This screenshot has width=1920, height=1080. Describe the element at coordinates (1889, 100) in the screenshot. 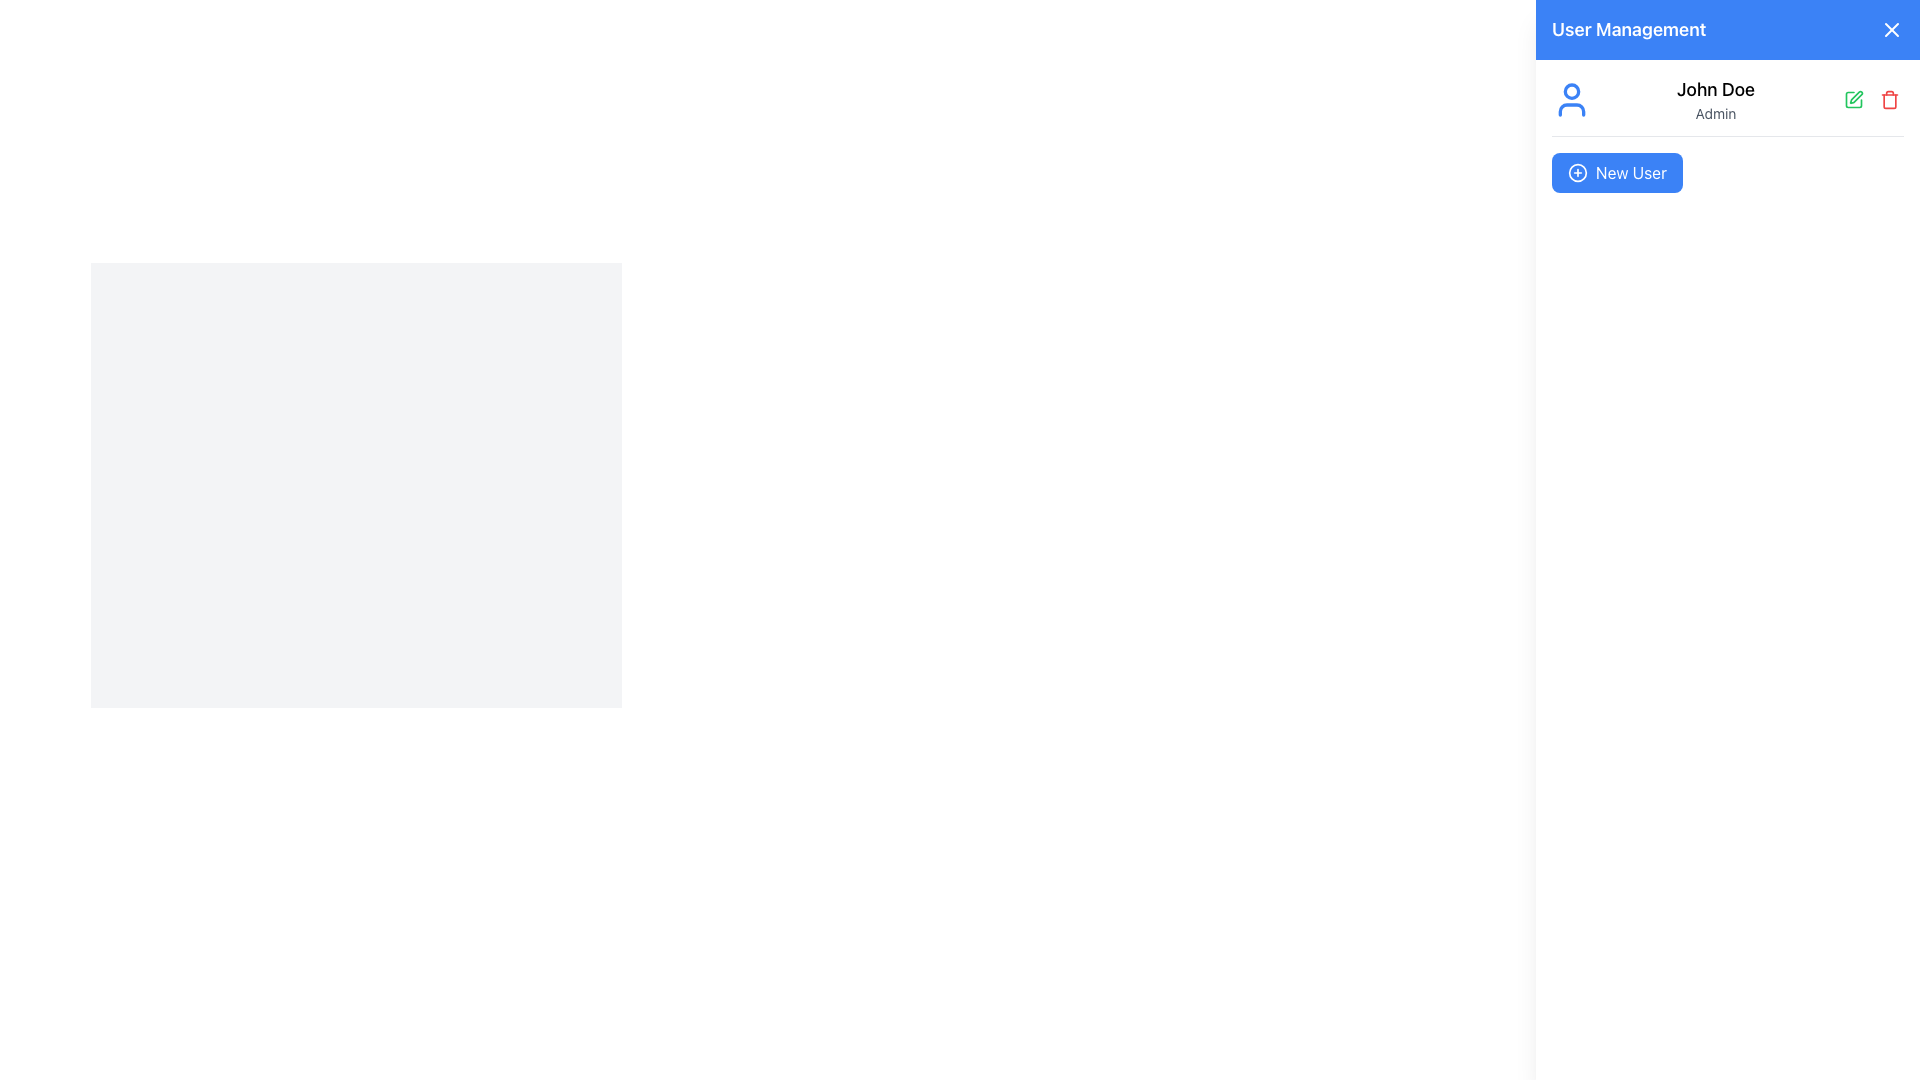

I see `the delete button located at the top-right corner of the user details panel, which is the second icon in a row of two icons, to observe the background change` at that location.